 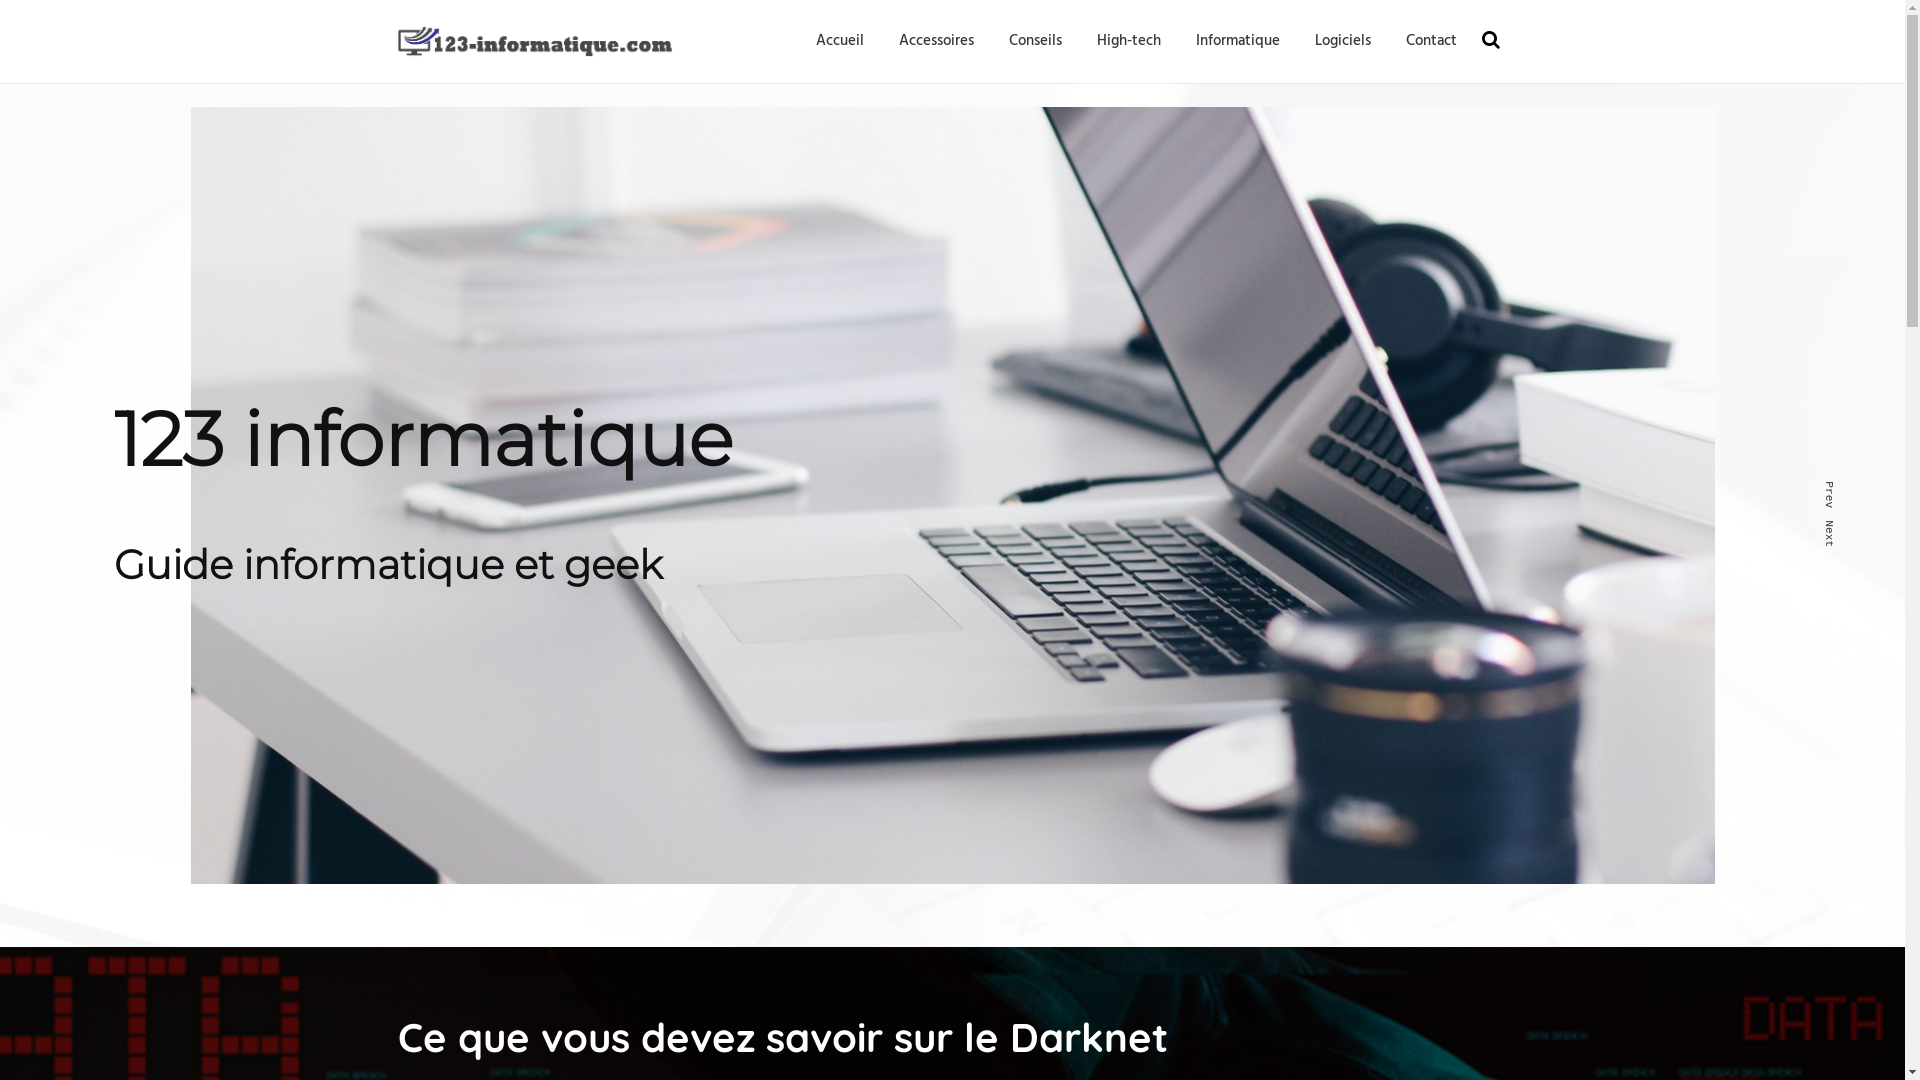 I want to click on 'Conseils', so click(x=1034, y=41).